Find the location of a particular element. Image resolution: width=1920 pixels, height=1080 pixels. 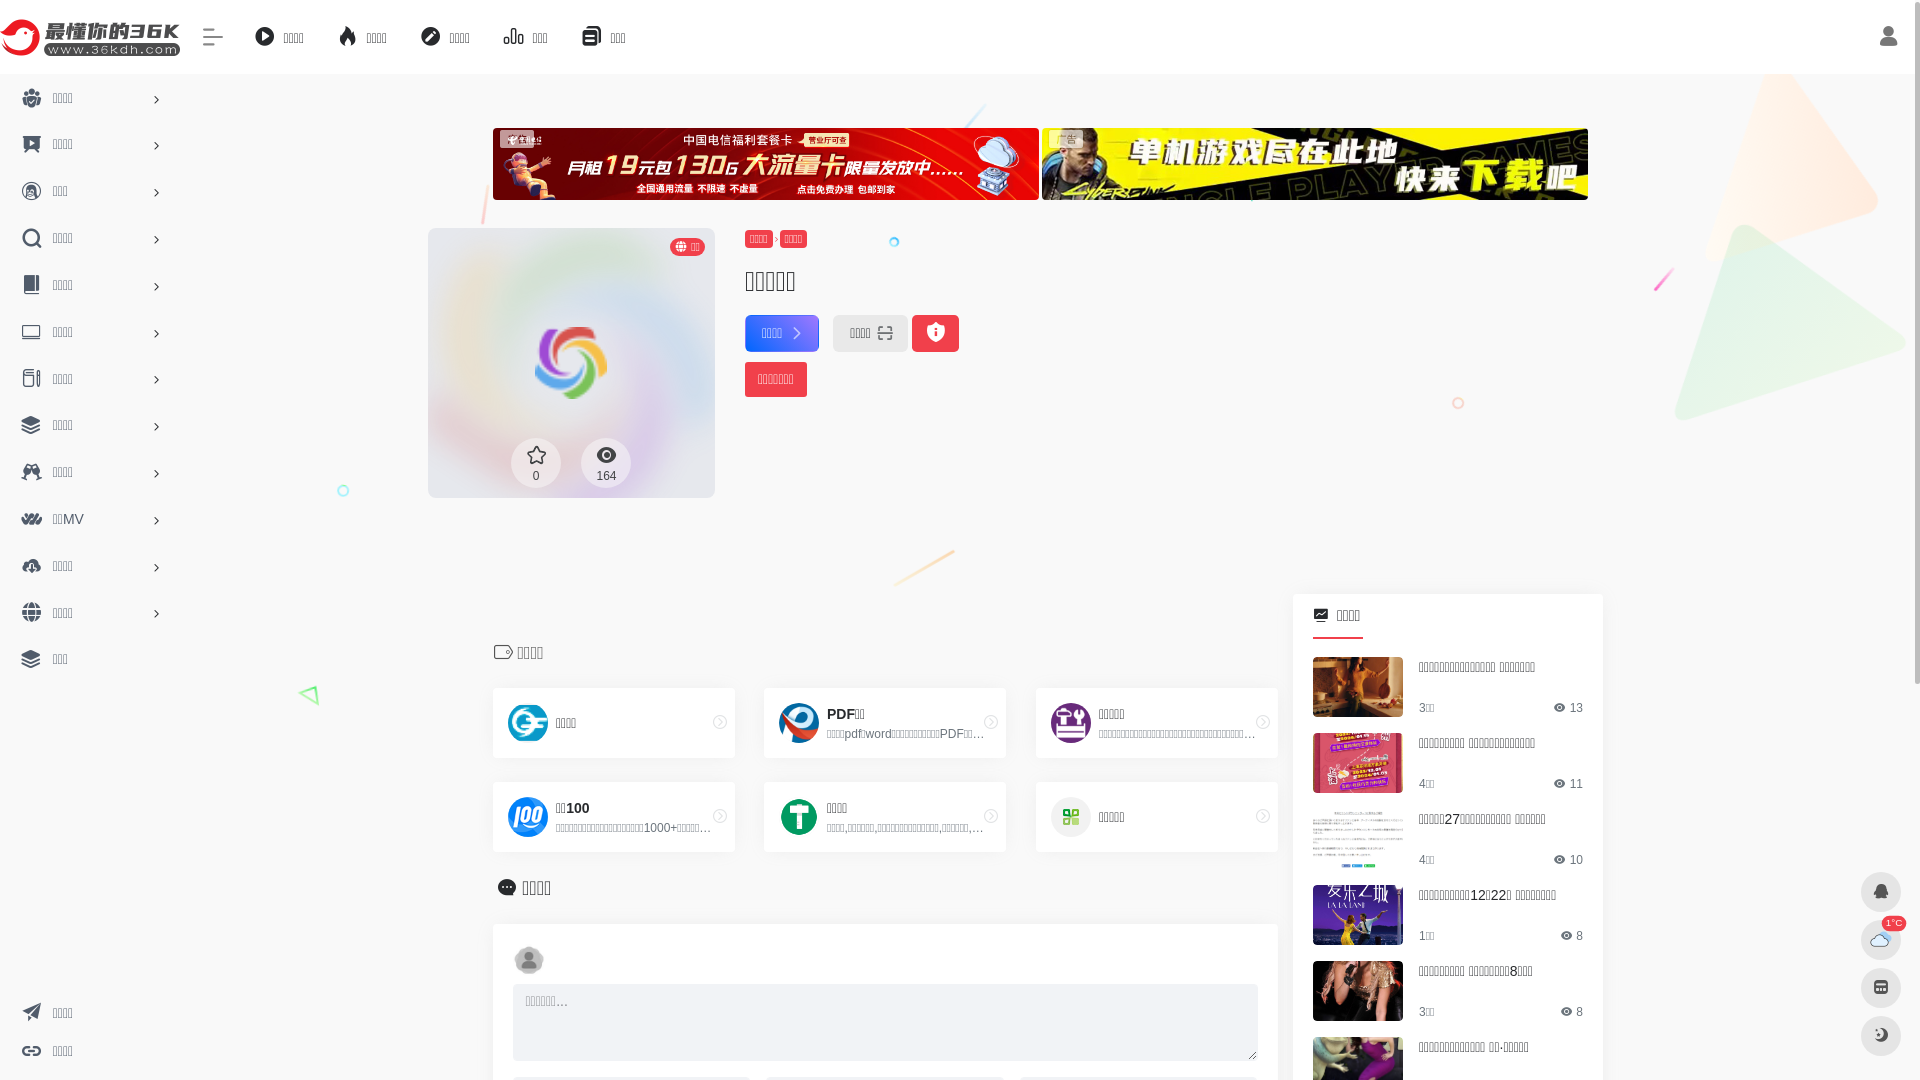

'0' is located at coordinates (536, 462).